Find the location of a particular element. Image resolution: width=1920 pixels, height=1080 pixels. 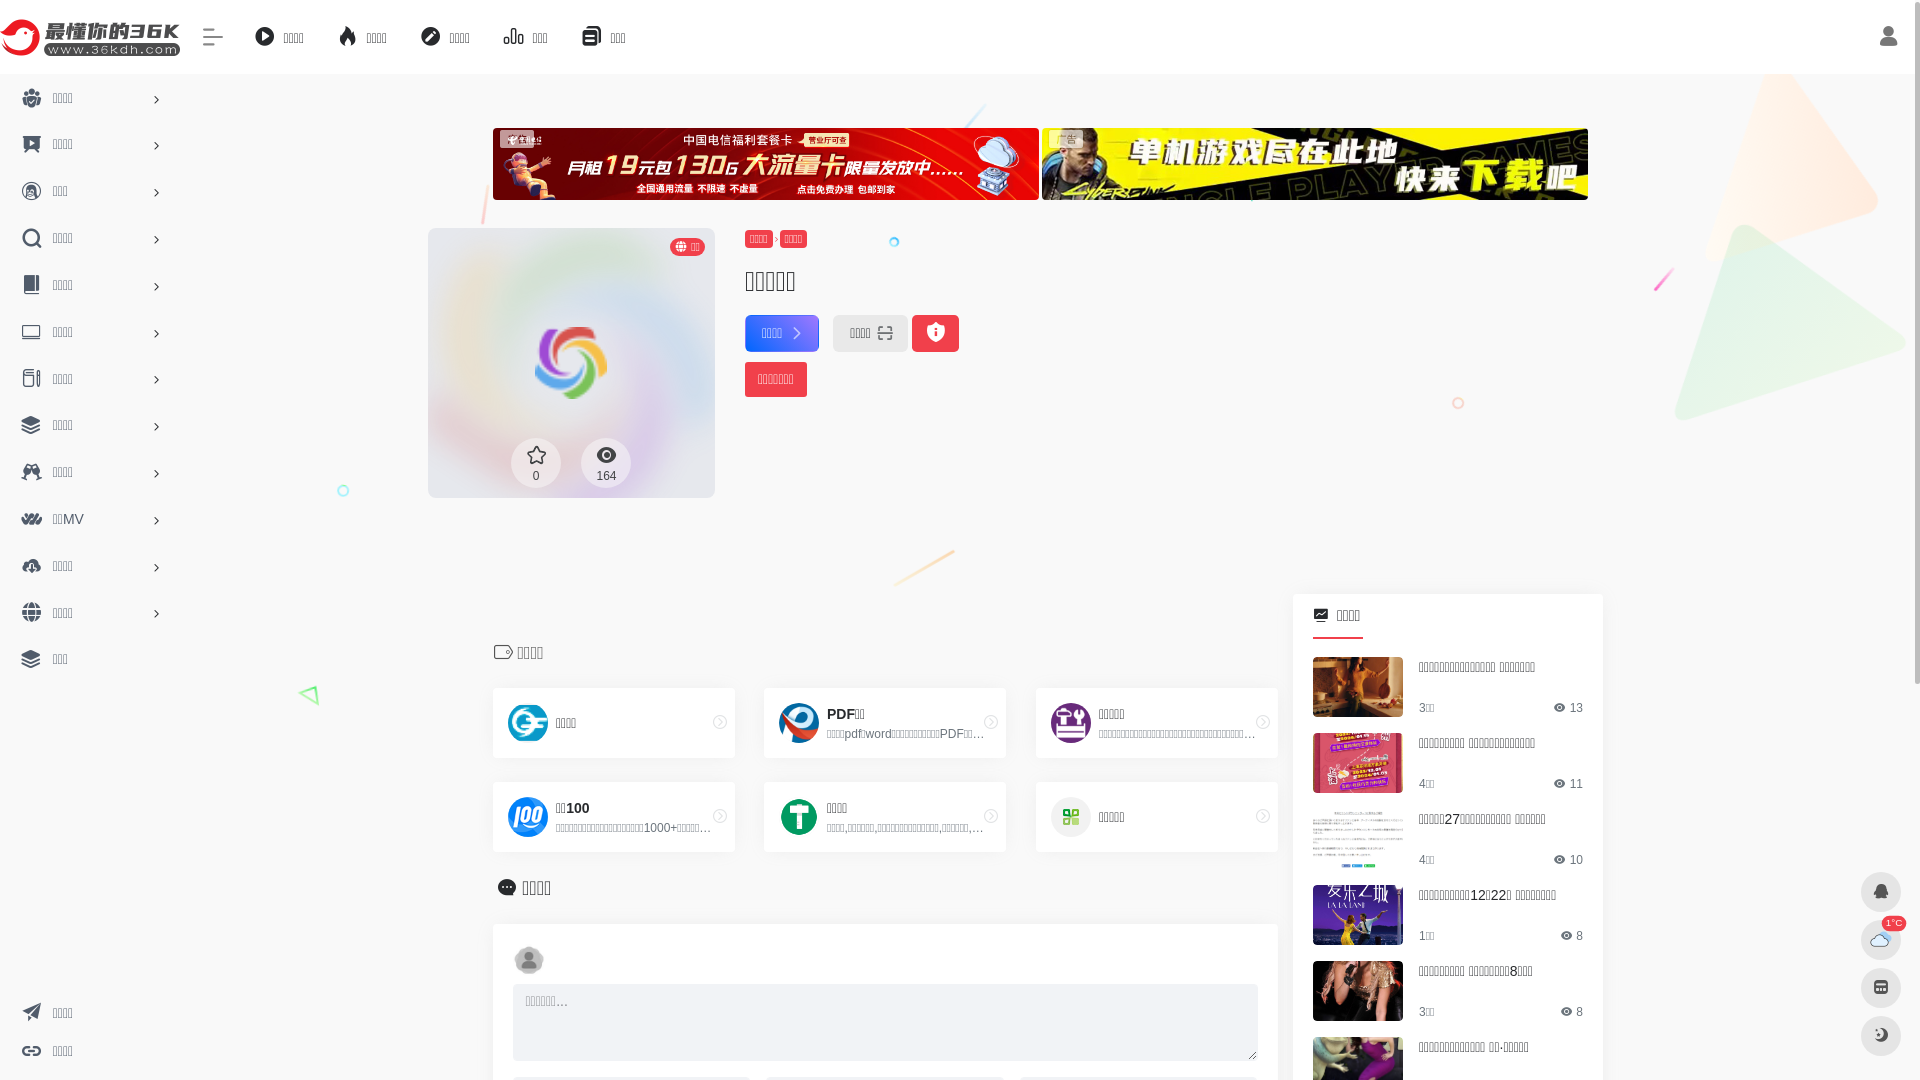

'0' is located at coordinates (536, 462).